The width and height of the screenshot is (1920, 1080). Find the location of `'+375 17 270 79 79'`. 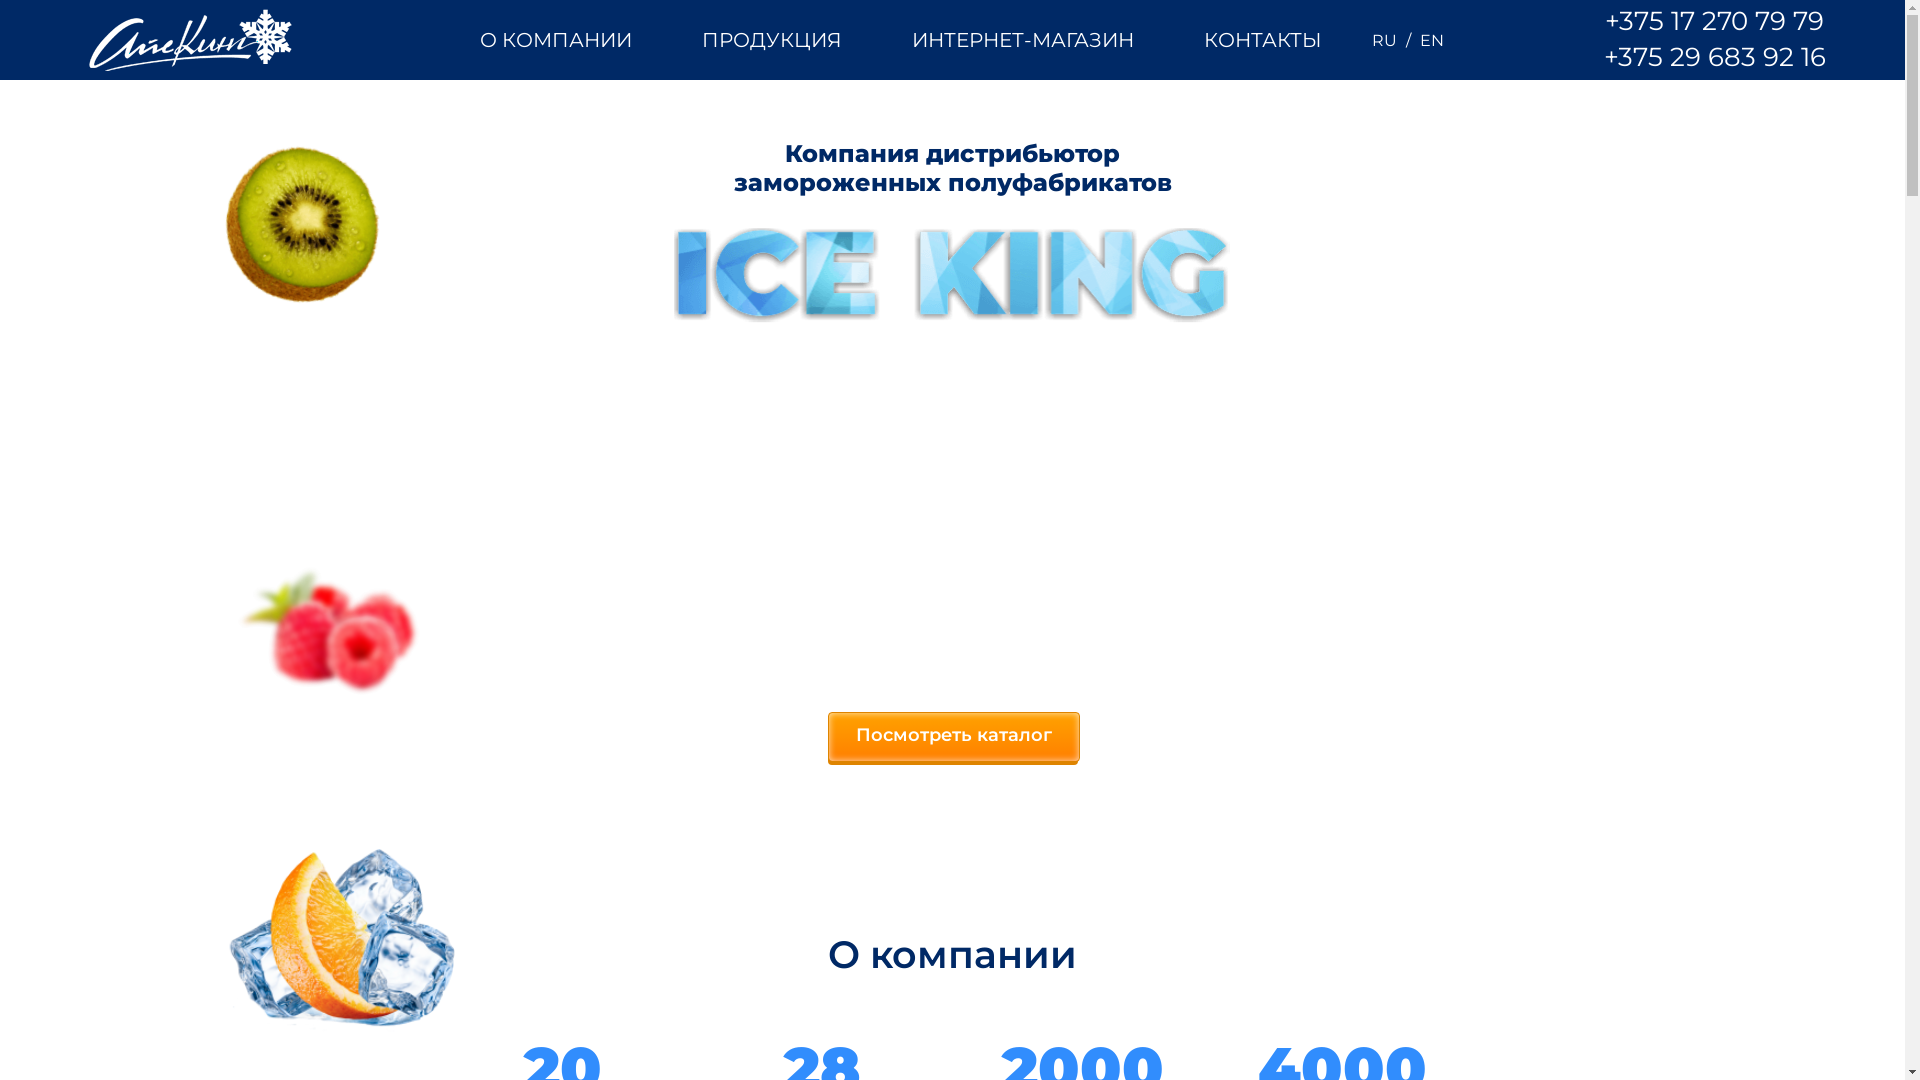

'+375 17 270 79 79' is located at coordinates (1713, 20).